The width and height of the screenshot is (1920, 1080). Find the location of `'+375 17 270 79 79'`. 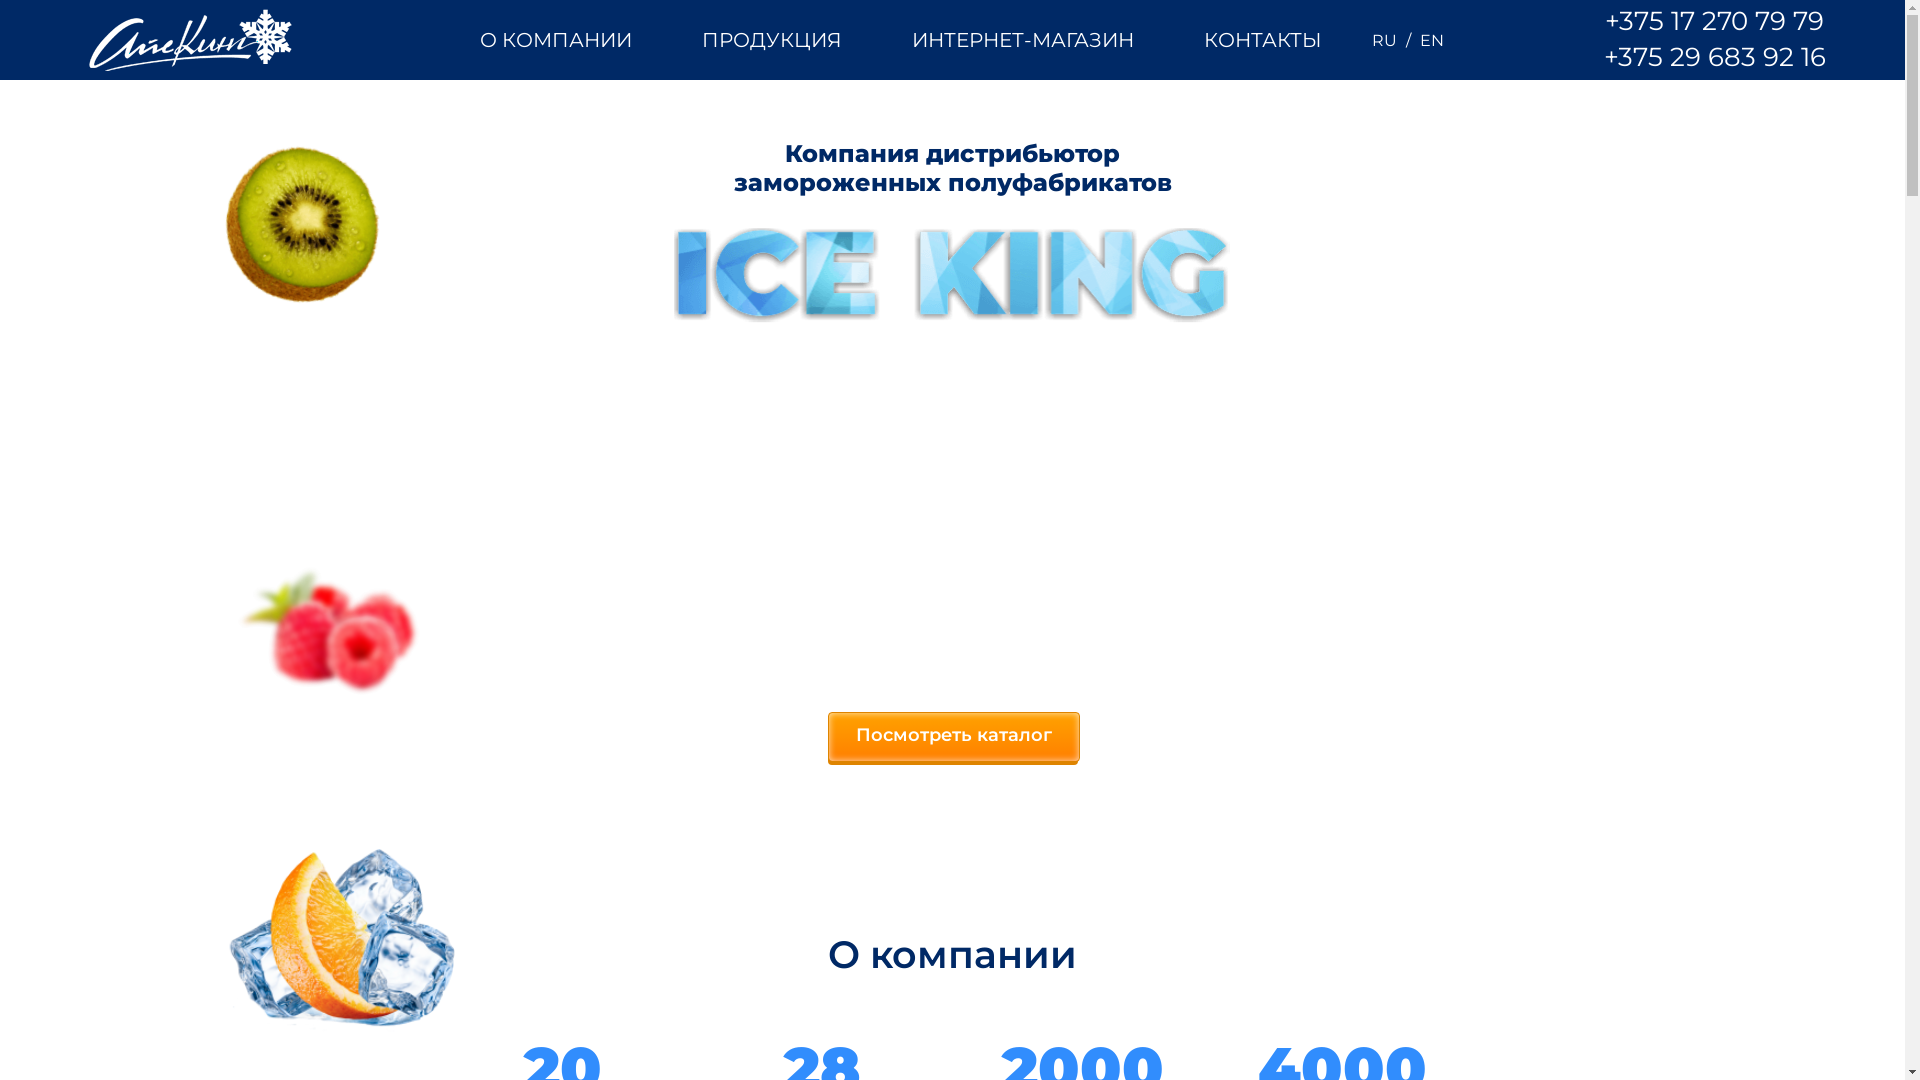

'+375 17 270 79 79' is located at coordinates (1713, 20).